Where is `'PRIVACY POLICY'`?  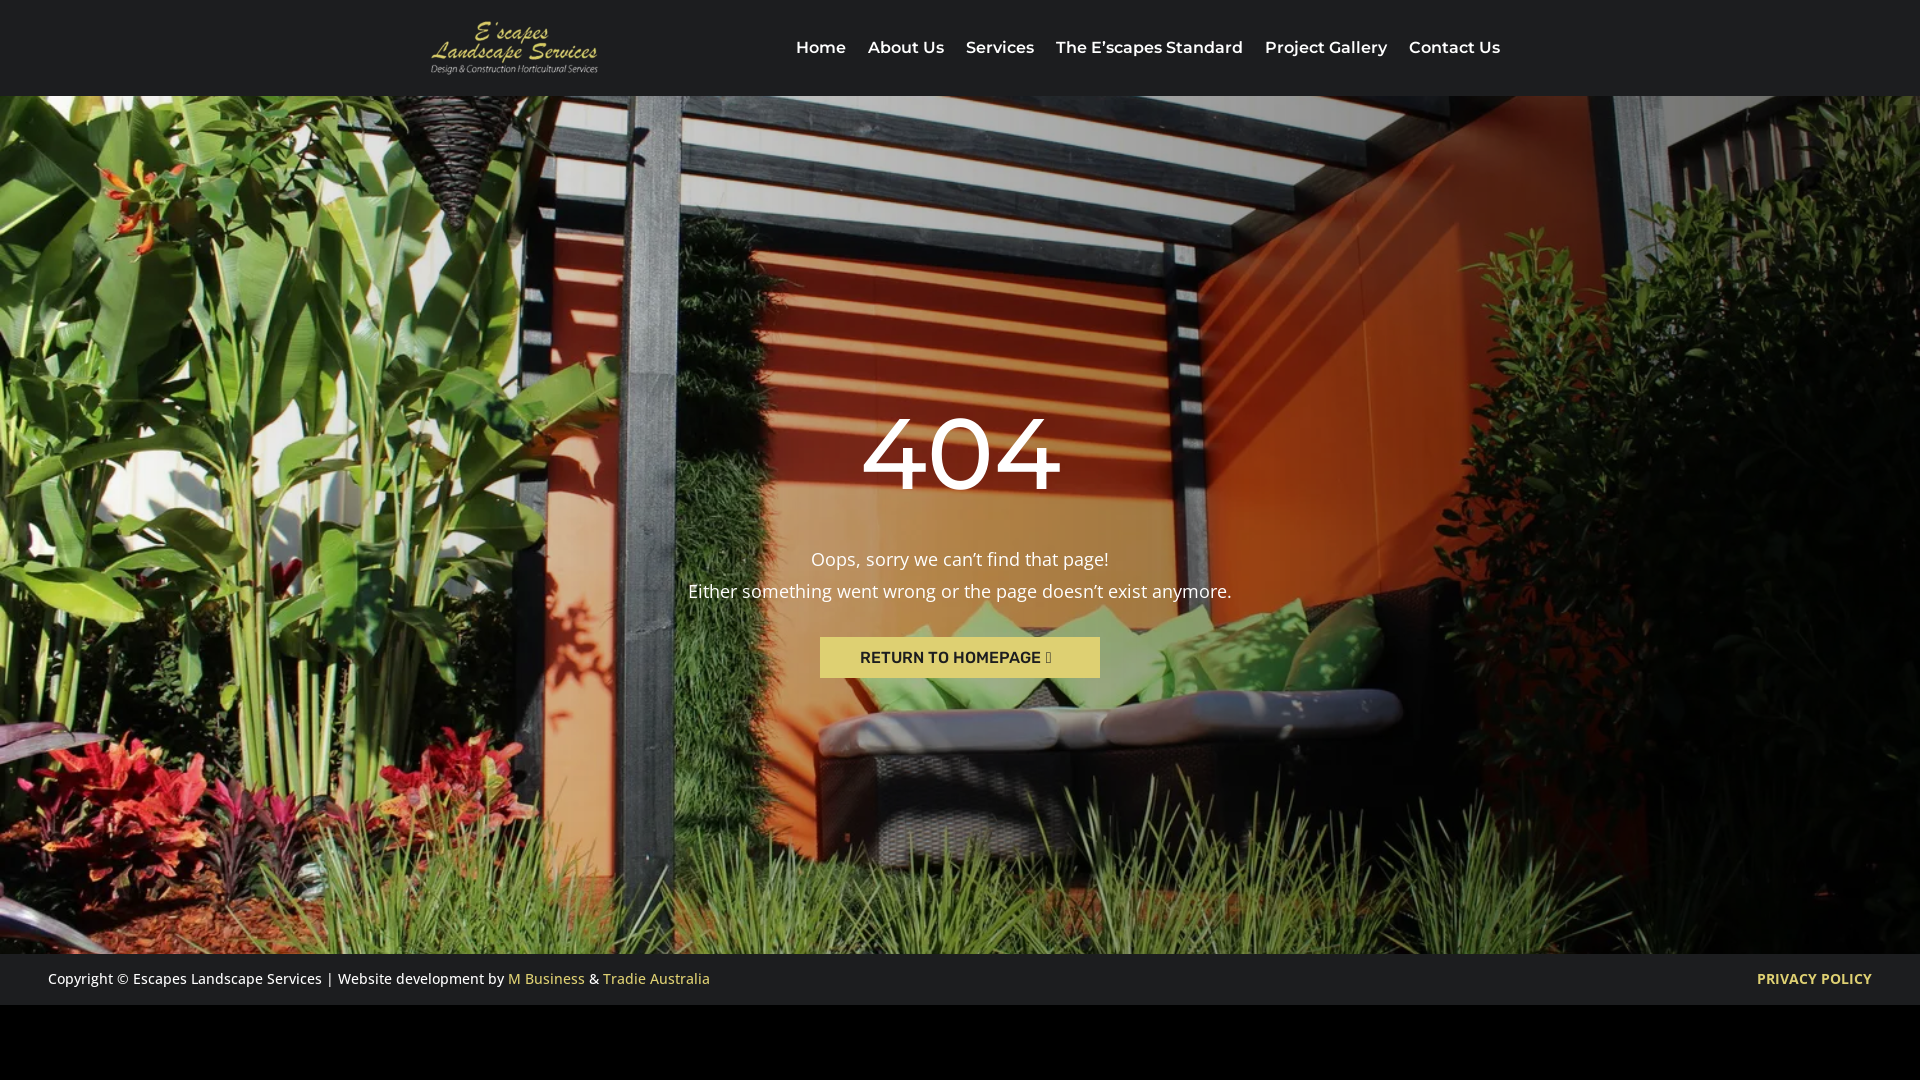 'PRIVACY POLICY' is located at coordinates (1814, 977).